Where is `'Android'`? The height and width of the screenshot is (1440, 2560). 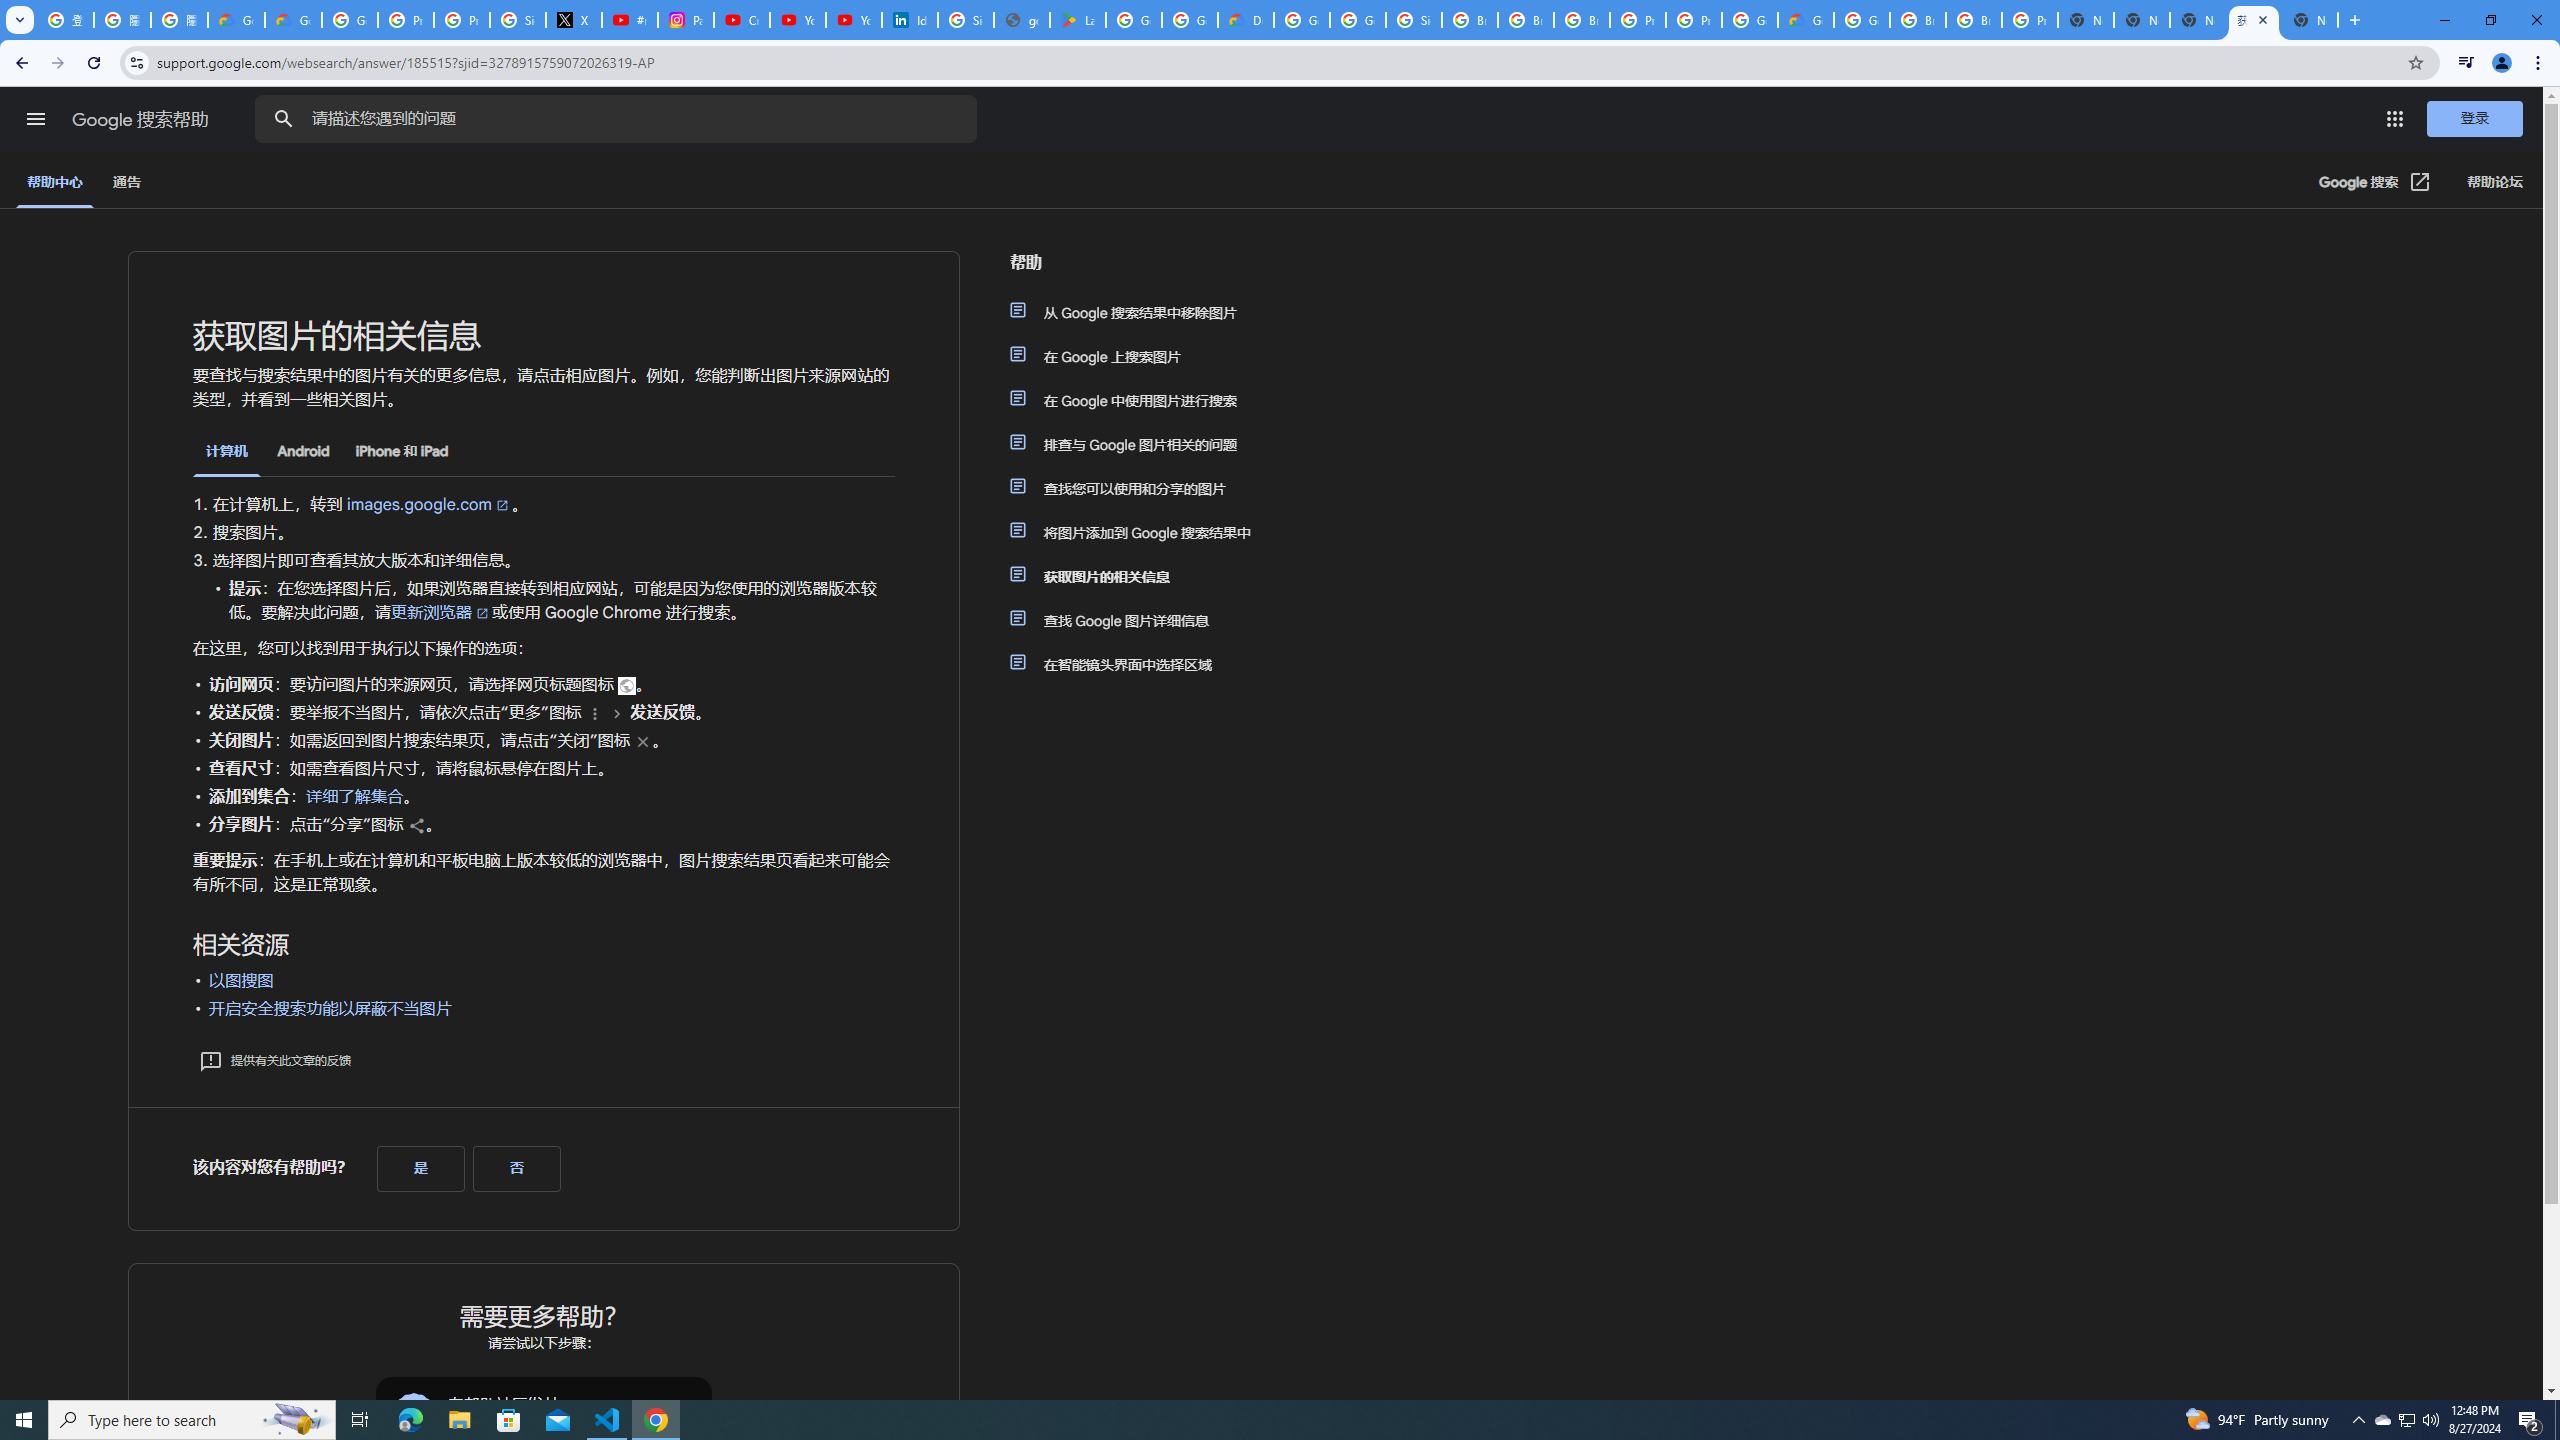 'Android' is located at coordinates (302, 451).